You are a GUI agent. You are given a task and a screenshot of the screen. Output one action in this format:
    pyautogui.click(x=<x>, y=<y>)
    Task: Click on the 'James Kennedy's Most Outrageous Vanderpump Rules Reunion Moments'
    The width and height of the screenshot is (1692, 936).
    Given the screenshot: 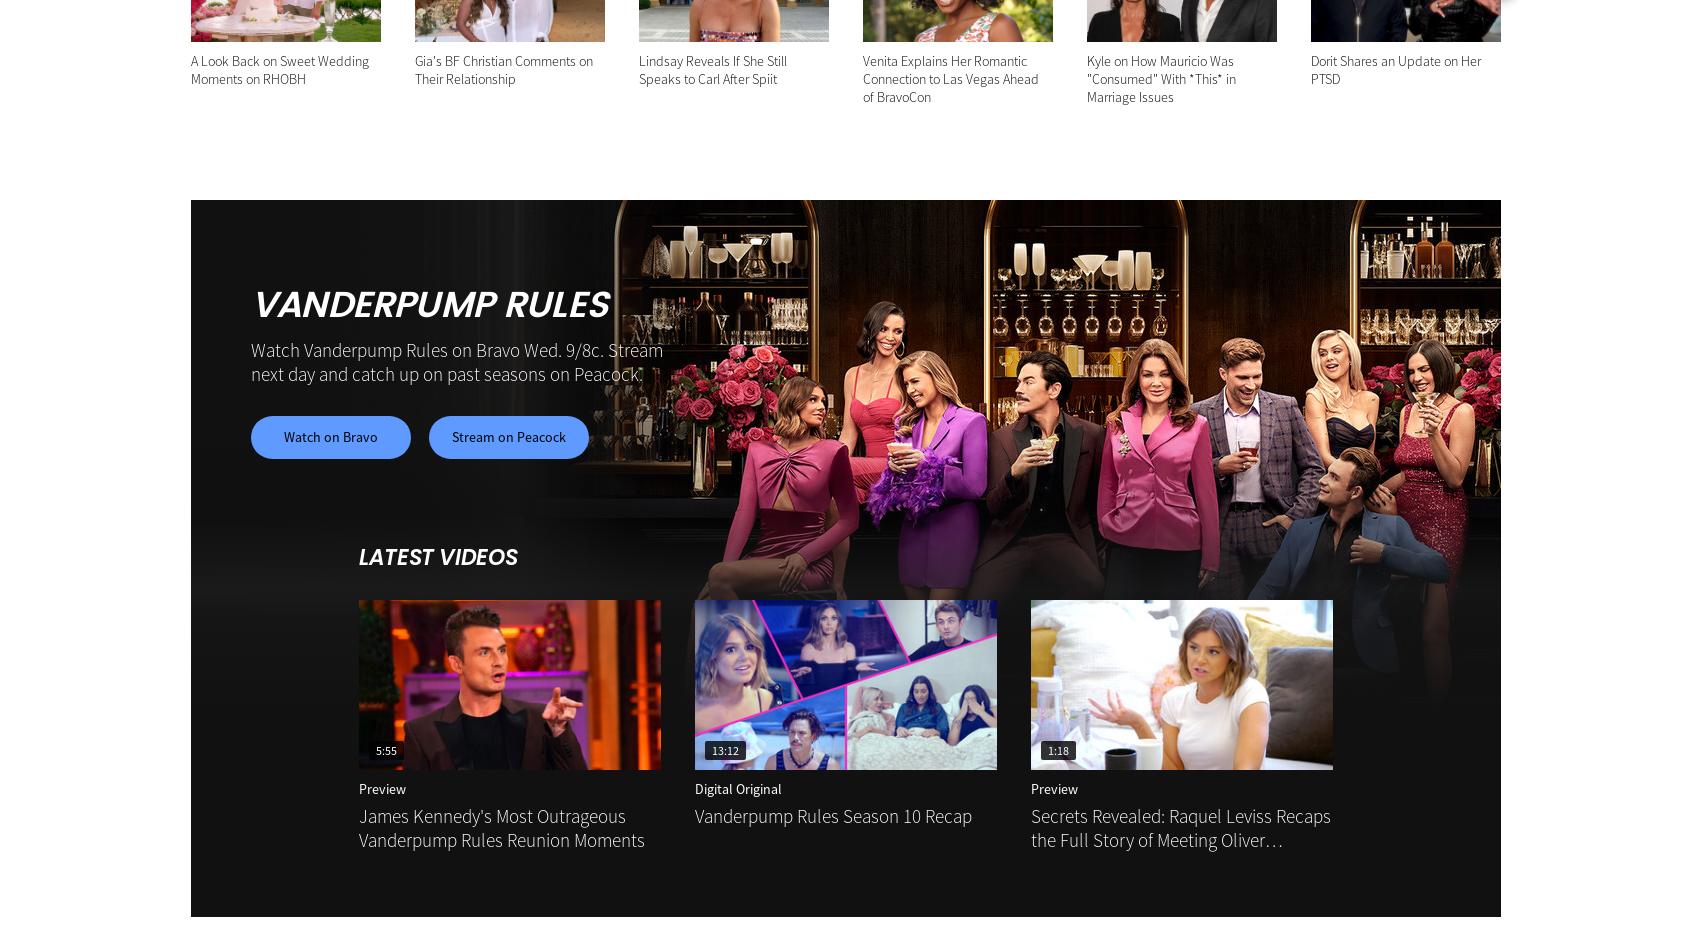 What is the action you would take?
    pyautogui.click(x=502, y=827)
    